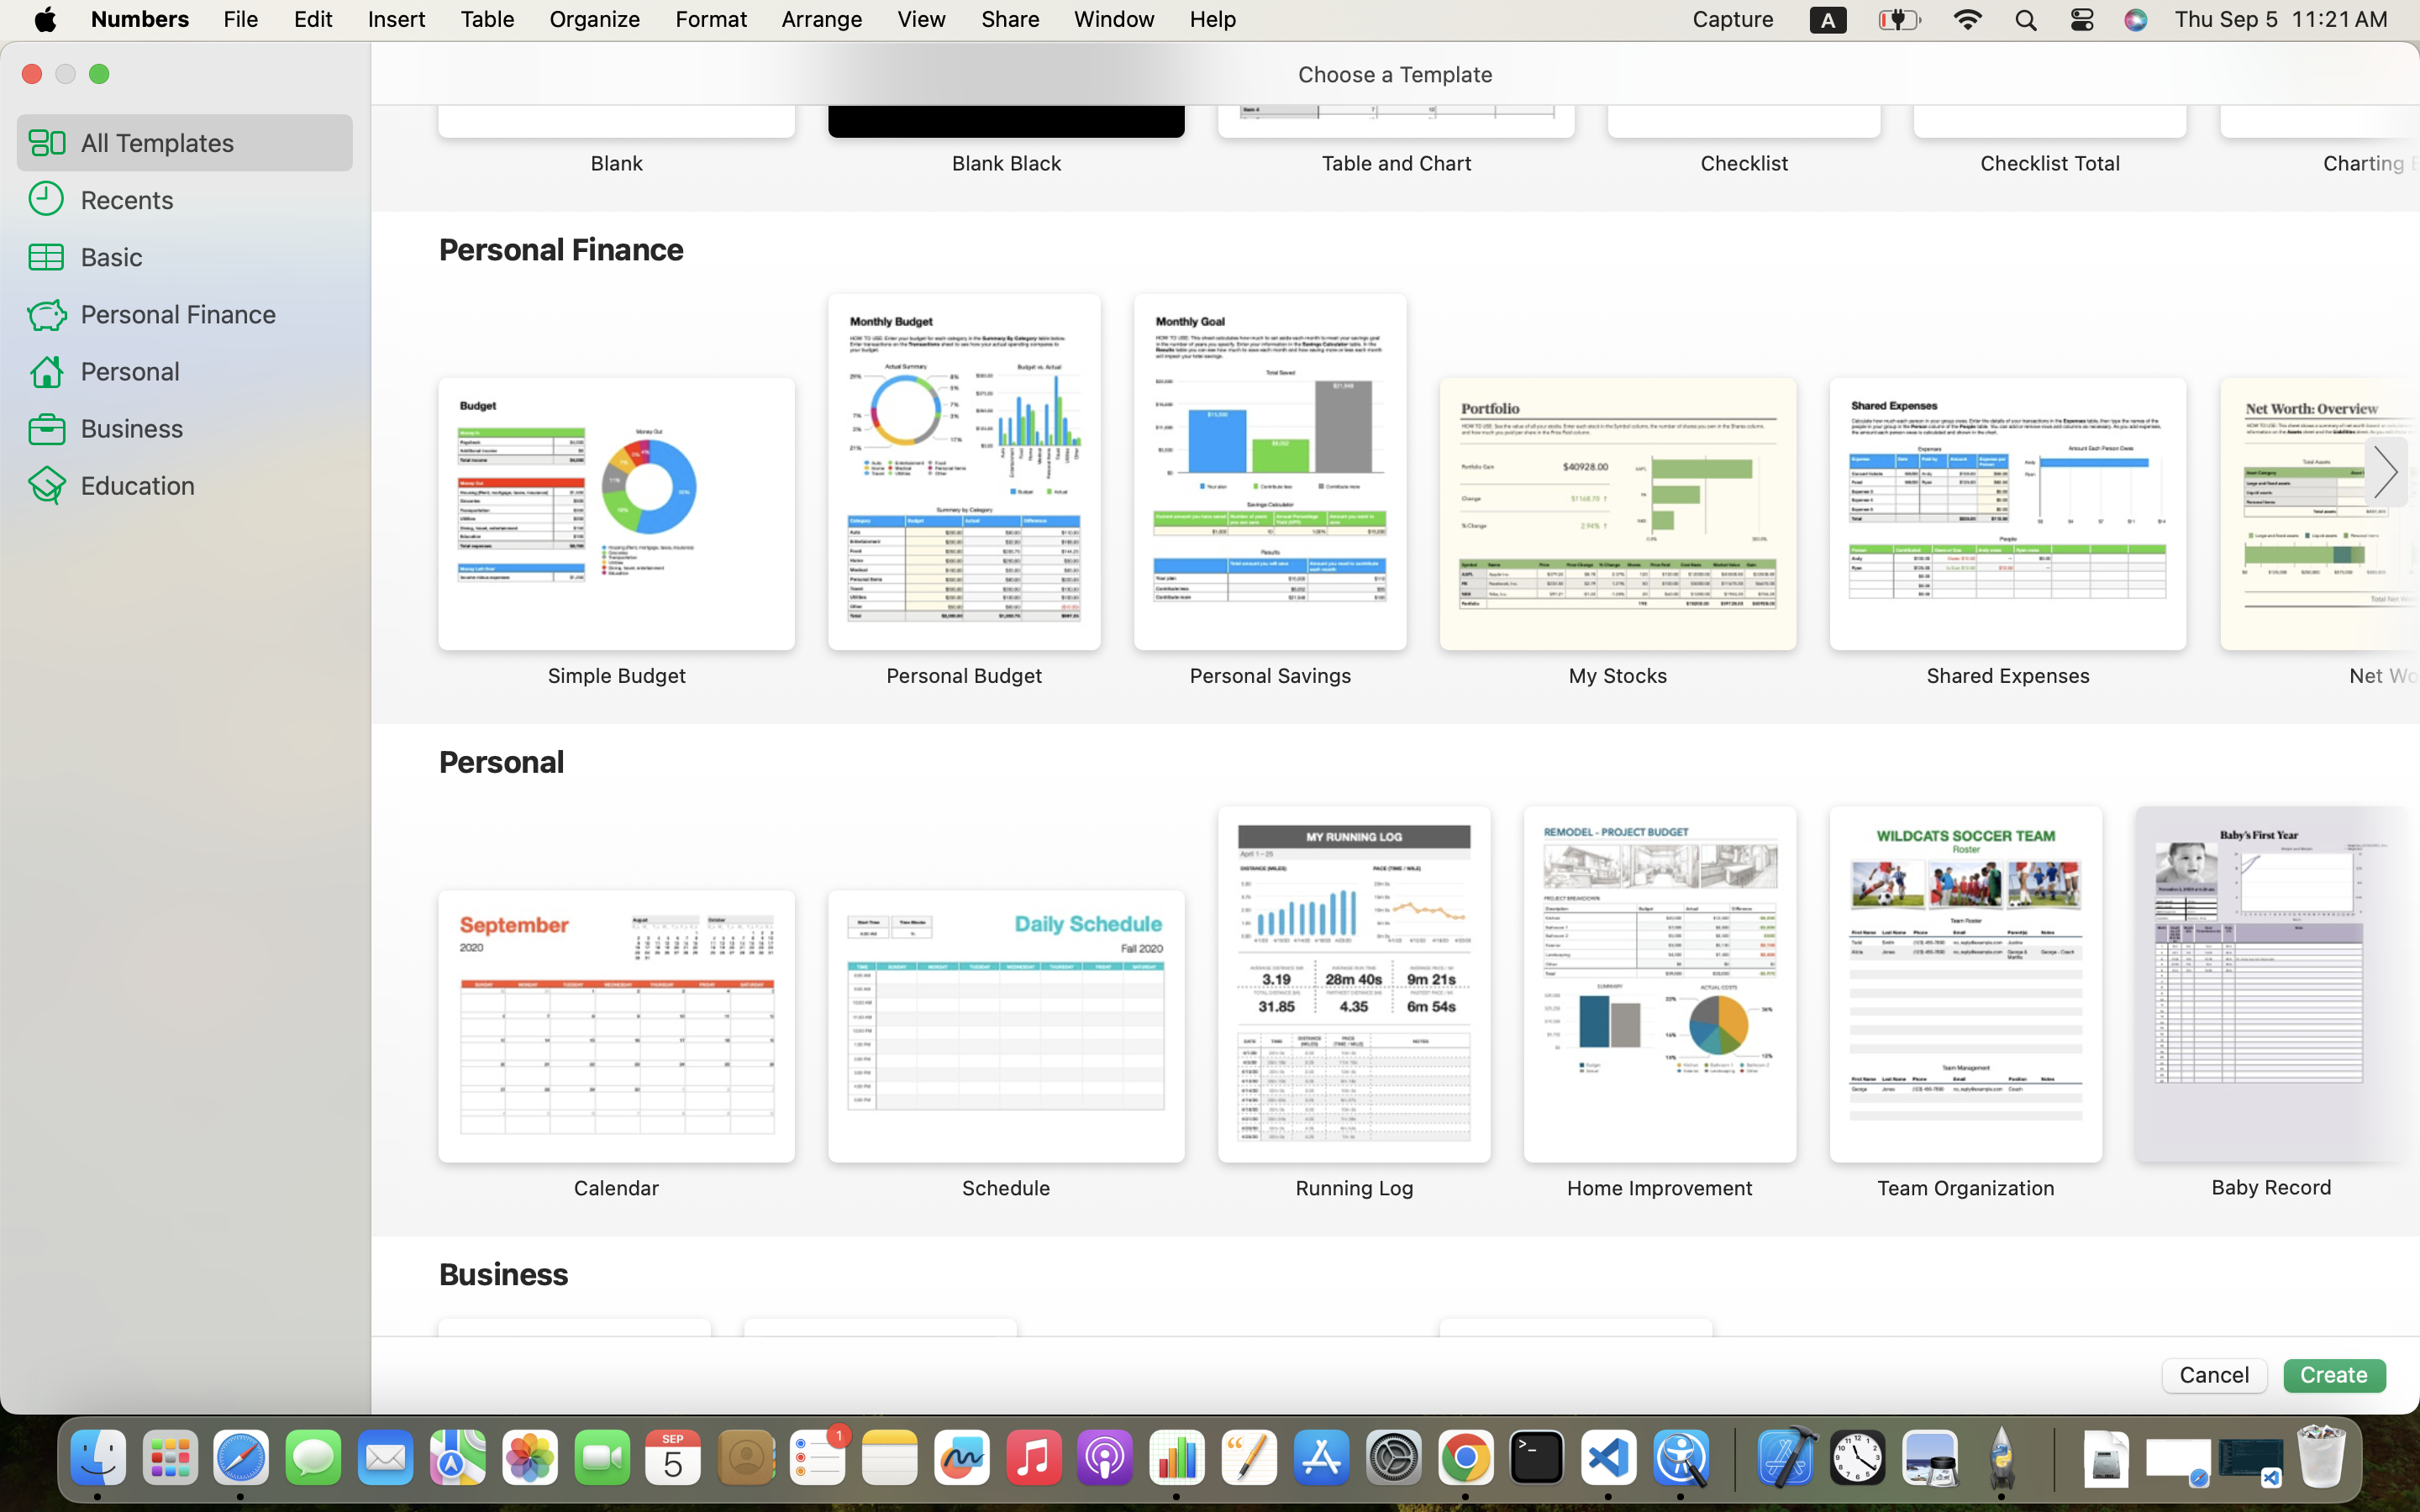  What do you see at coordinates (208, 427) in the screenshot?
I see `'Business'` at bounding box center [208, 427].